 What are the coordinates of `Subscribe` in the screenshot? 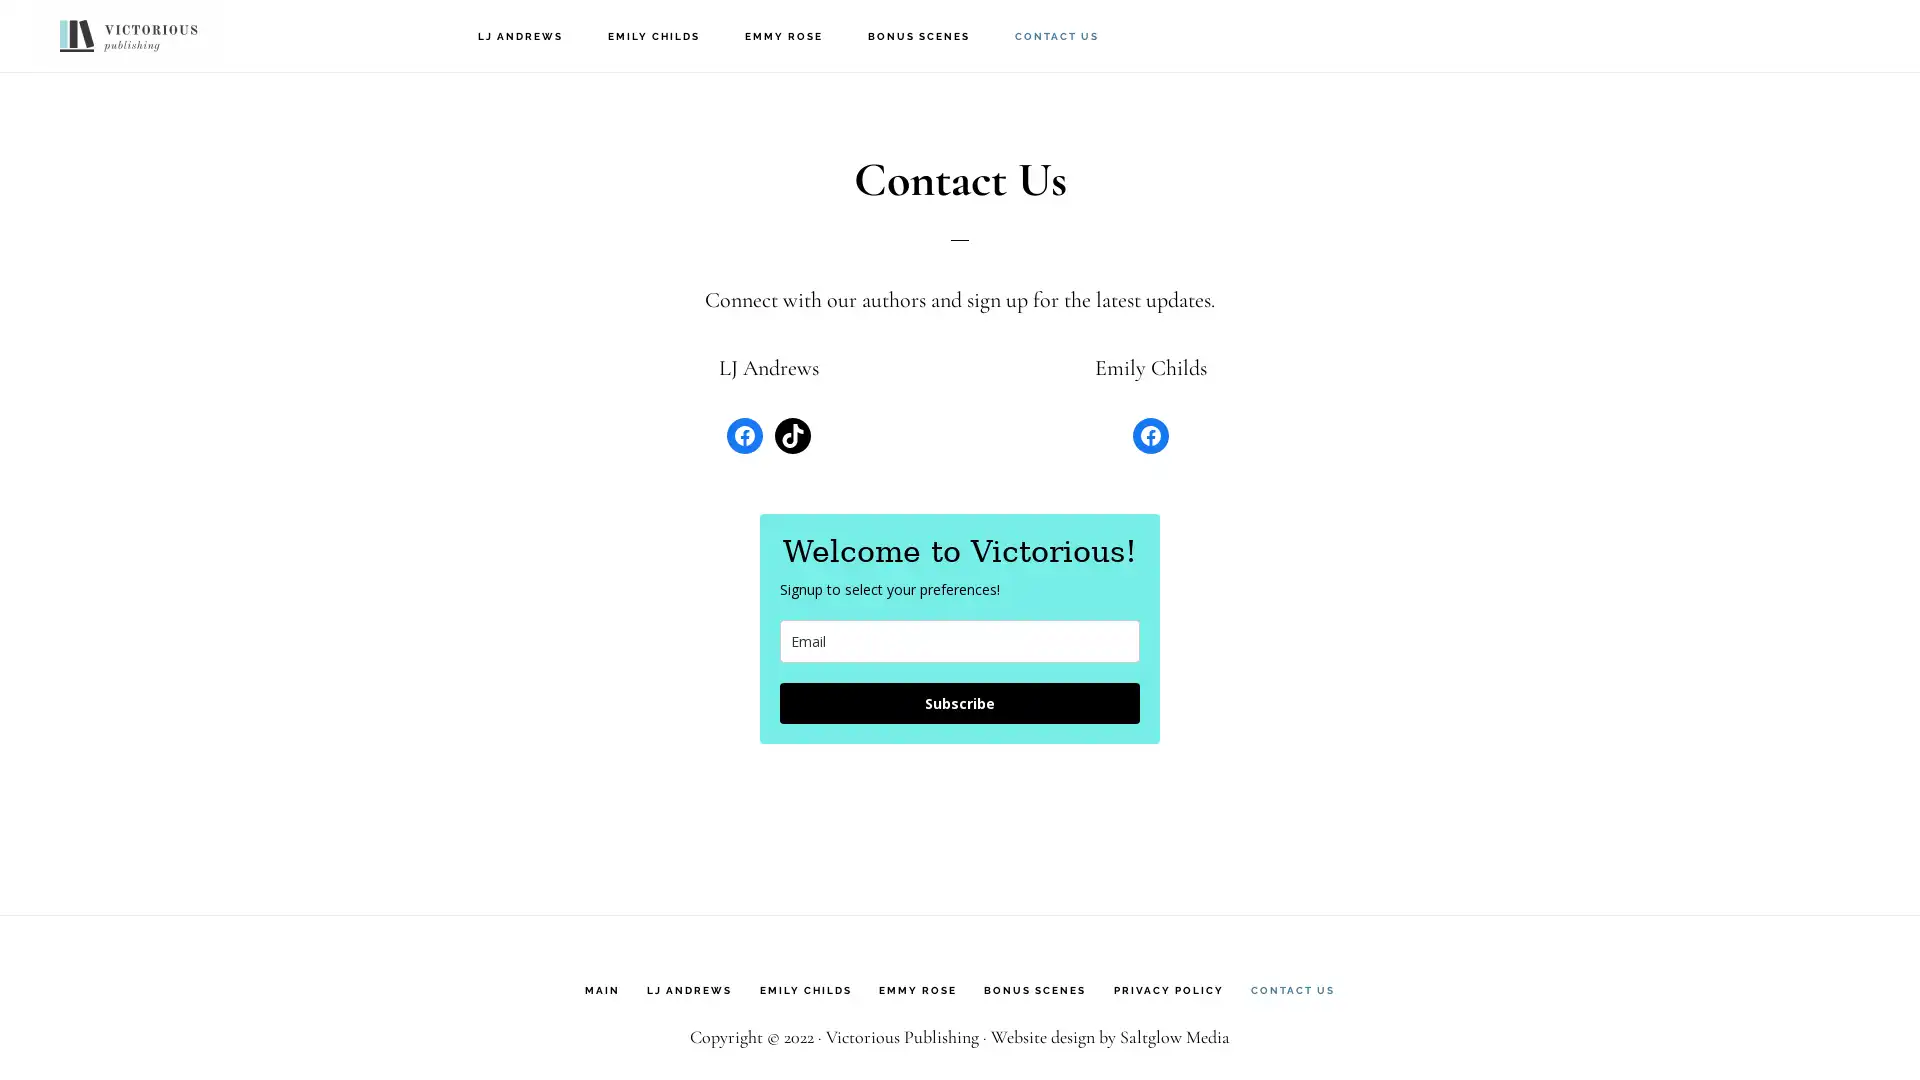 It's located at (960, 701).